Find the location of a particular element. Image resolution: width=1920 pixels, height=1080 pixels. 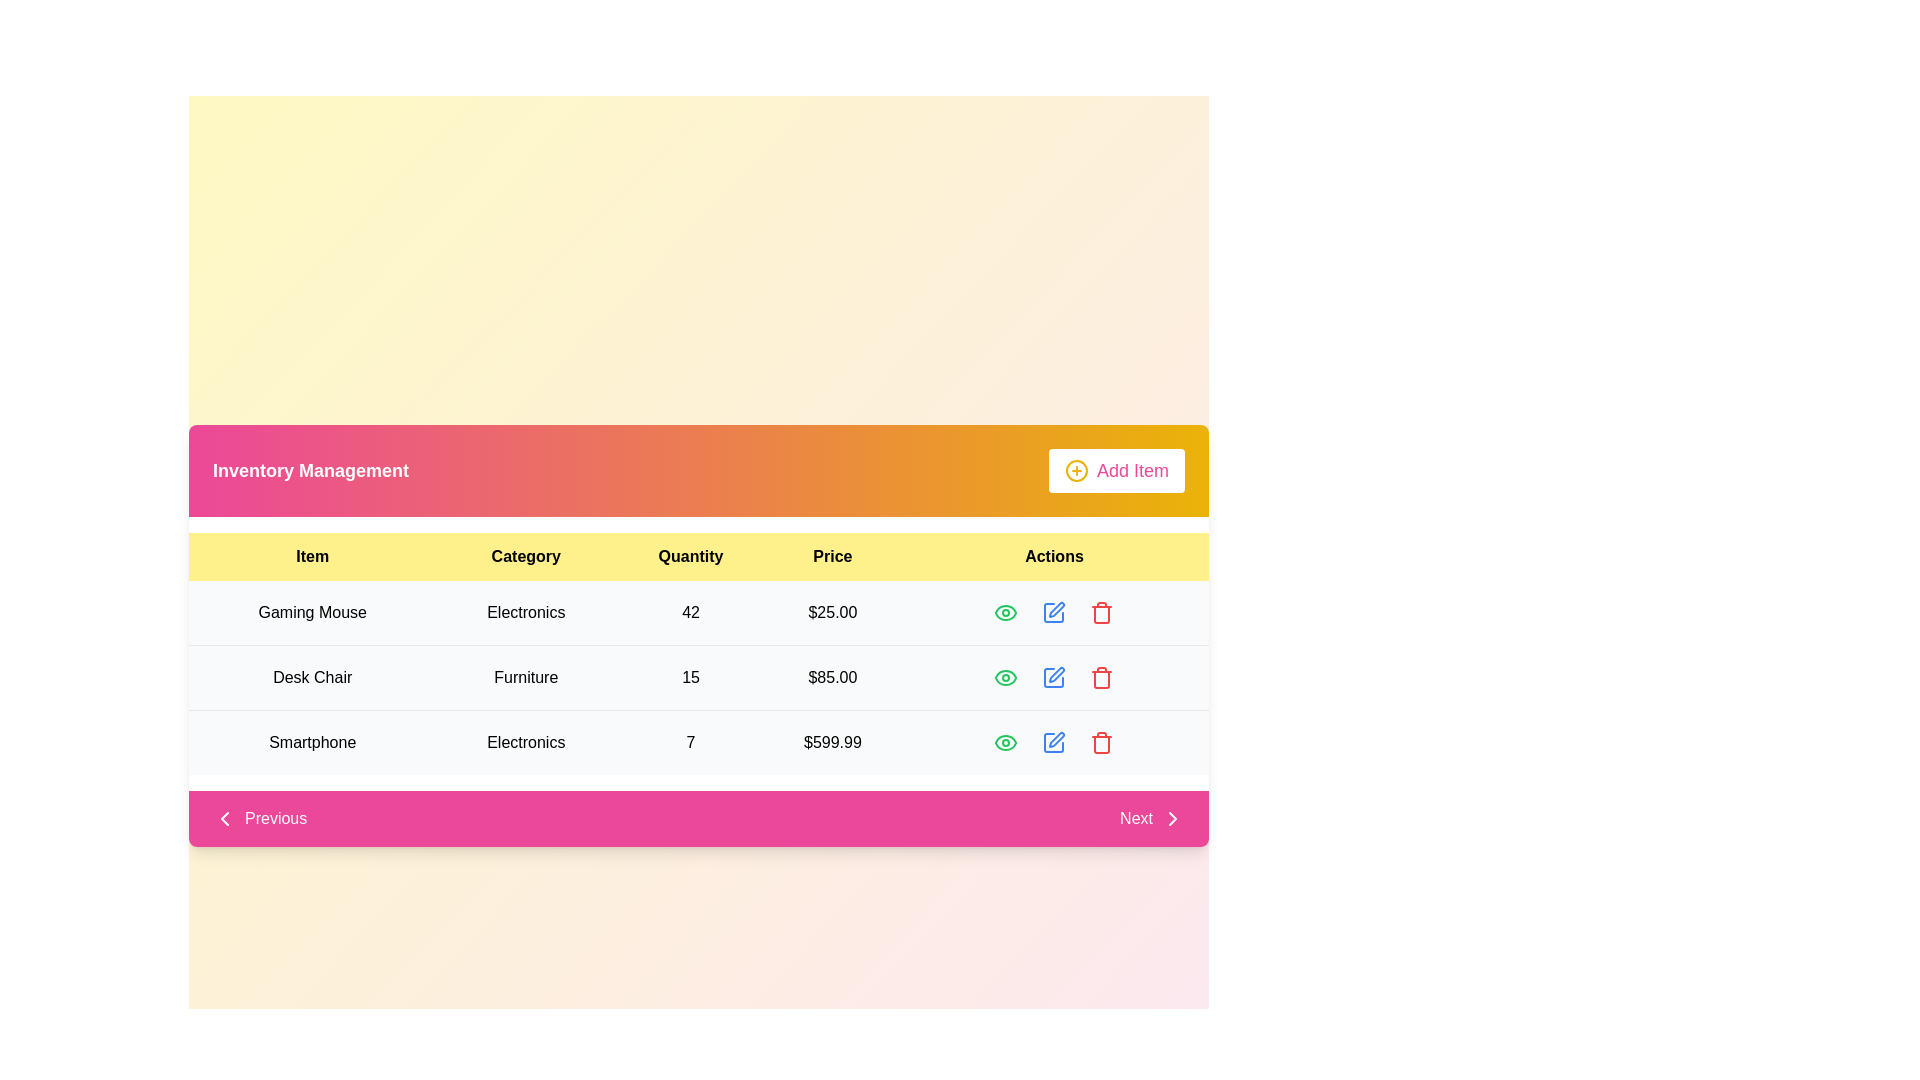

the red trash bin icon button located in the 'Actions' column of the second row is located at coordinates (1101, 677).